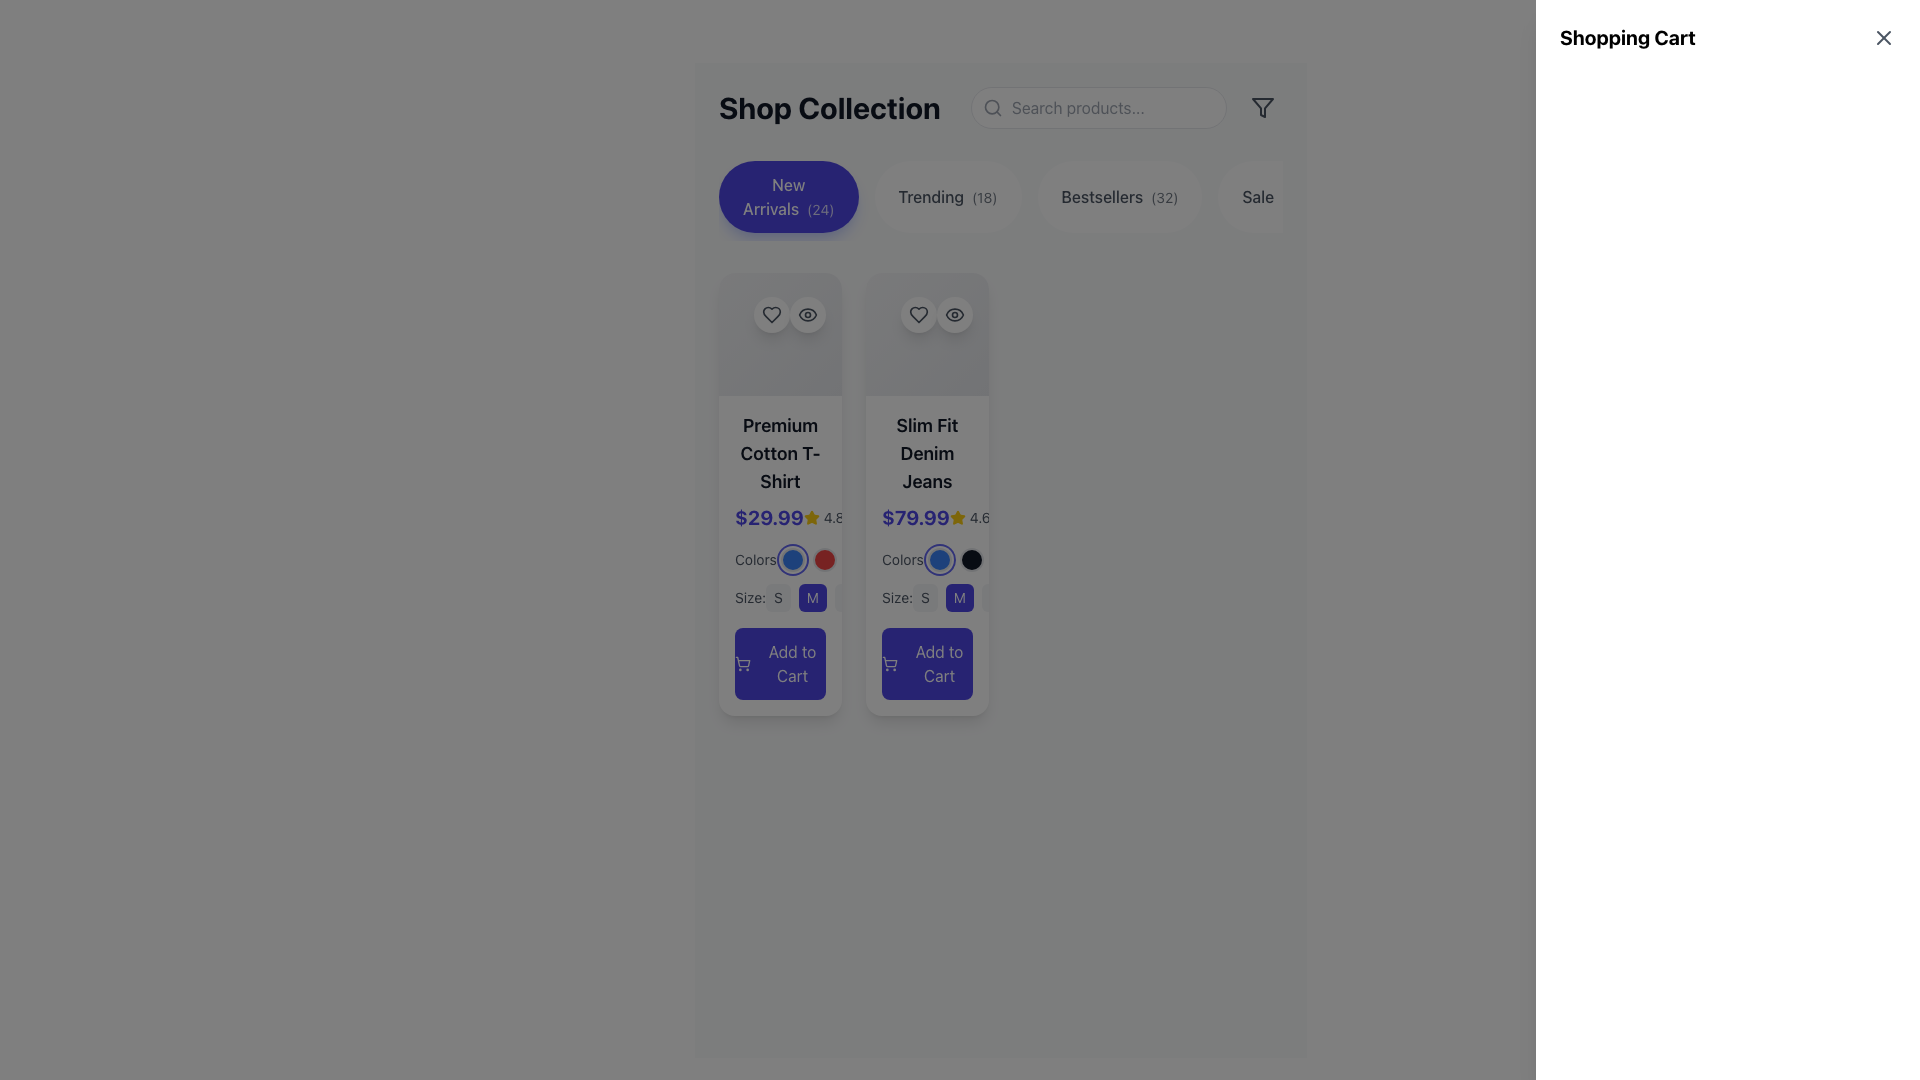  Describe the element at coordinates (771, 315) in the screenshot. I see `the heart icon located at the top left corner of the 'Premium Cotton T-Shirt' card to mark the product as favorite` at that location.